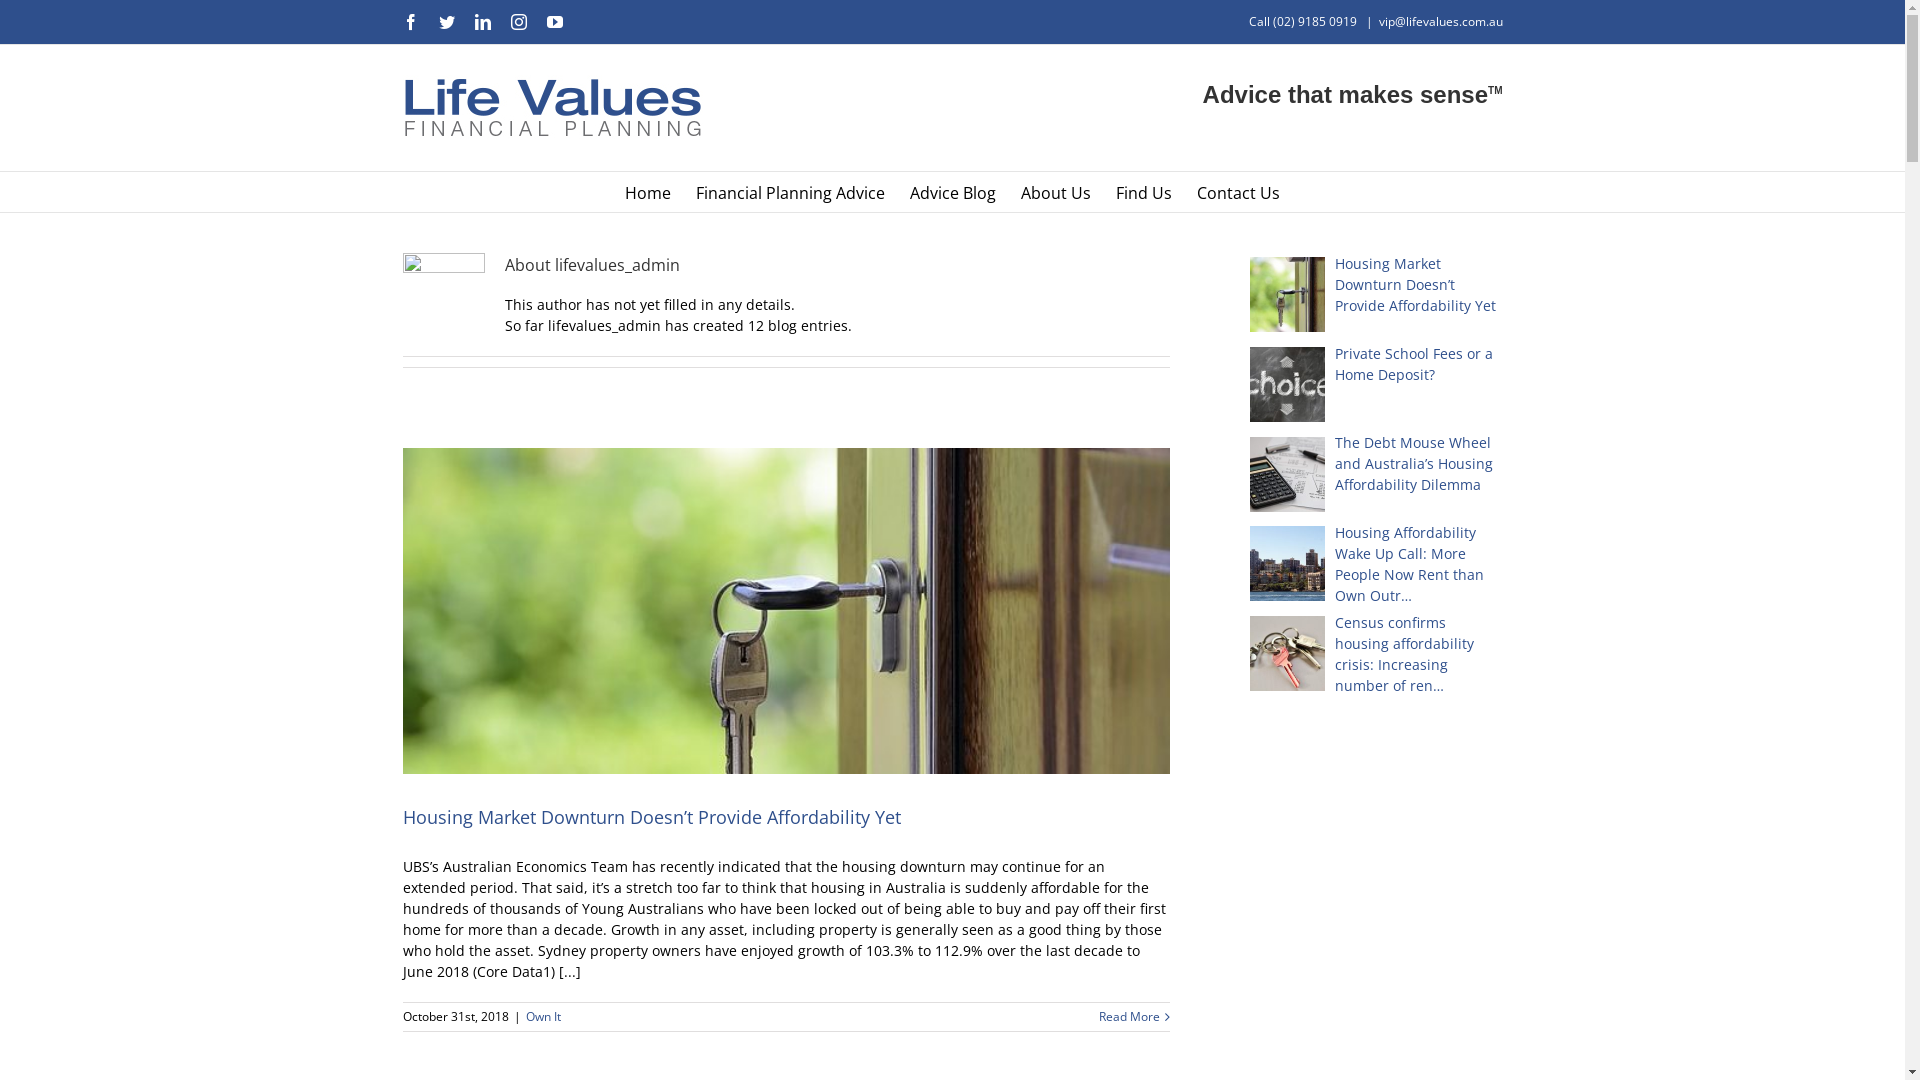  What do you see at coordinates (445, 22) in the screenshot?
I see `'Twitter'` at bounding box center [445, 22].